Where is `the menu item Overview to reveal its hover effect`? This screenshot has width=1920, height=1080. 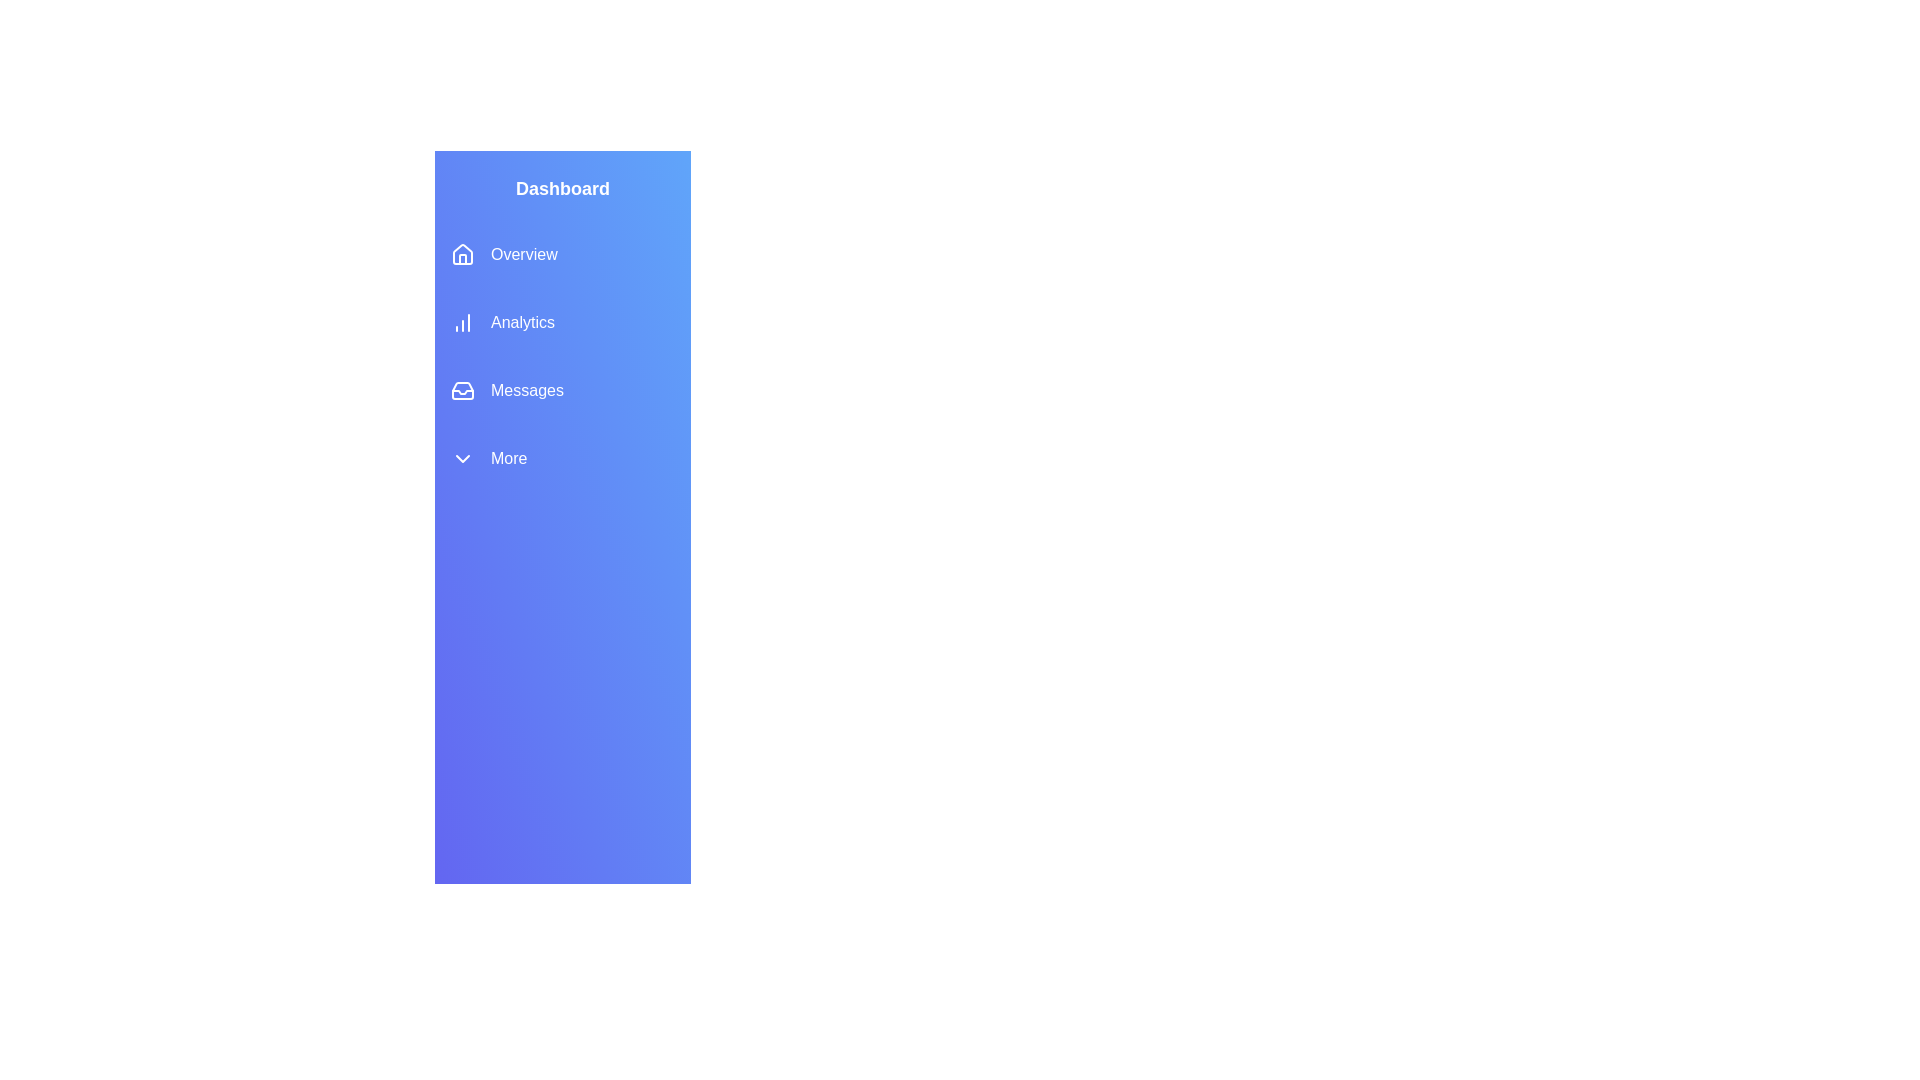
the menu item Overview to reveal its hover effect is located at coordinates (561, 253).